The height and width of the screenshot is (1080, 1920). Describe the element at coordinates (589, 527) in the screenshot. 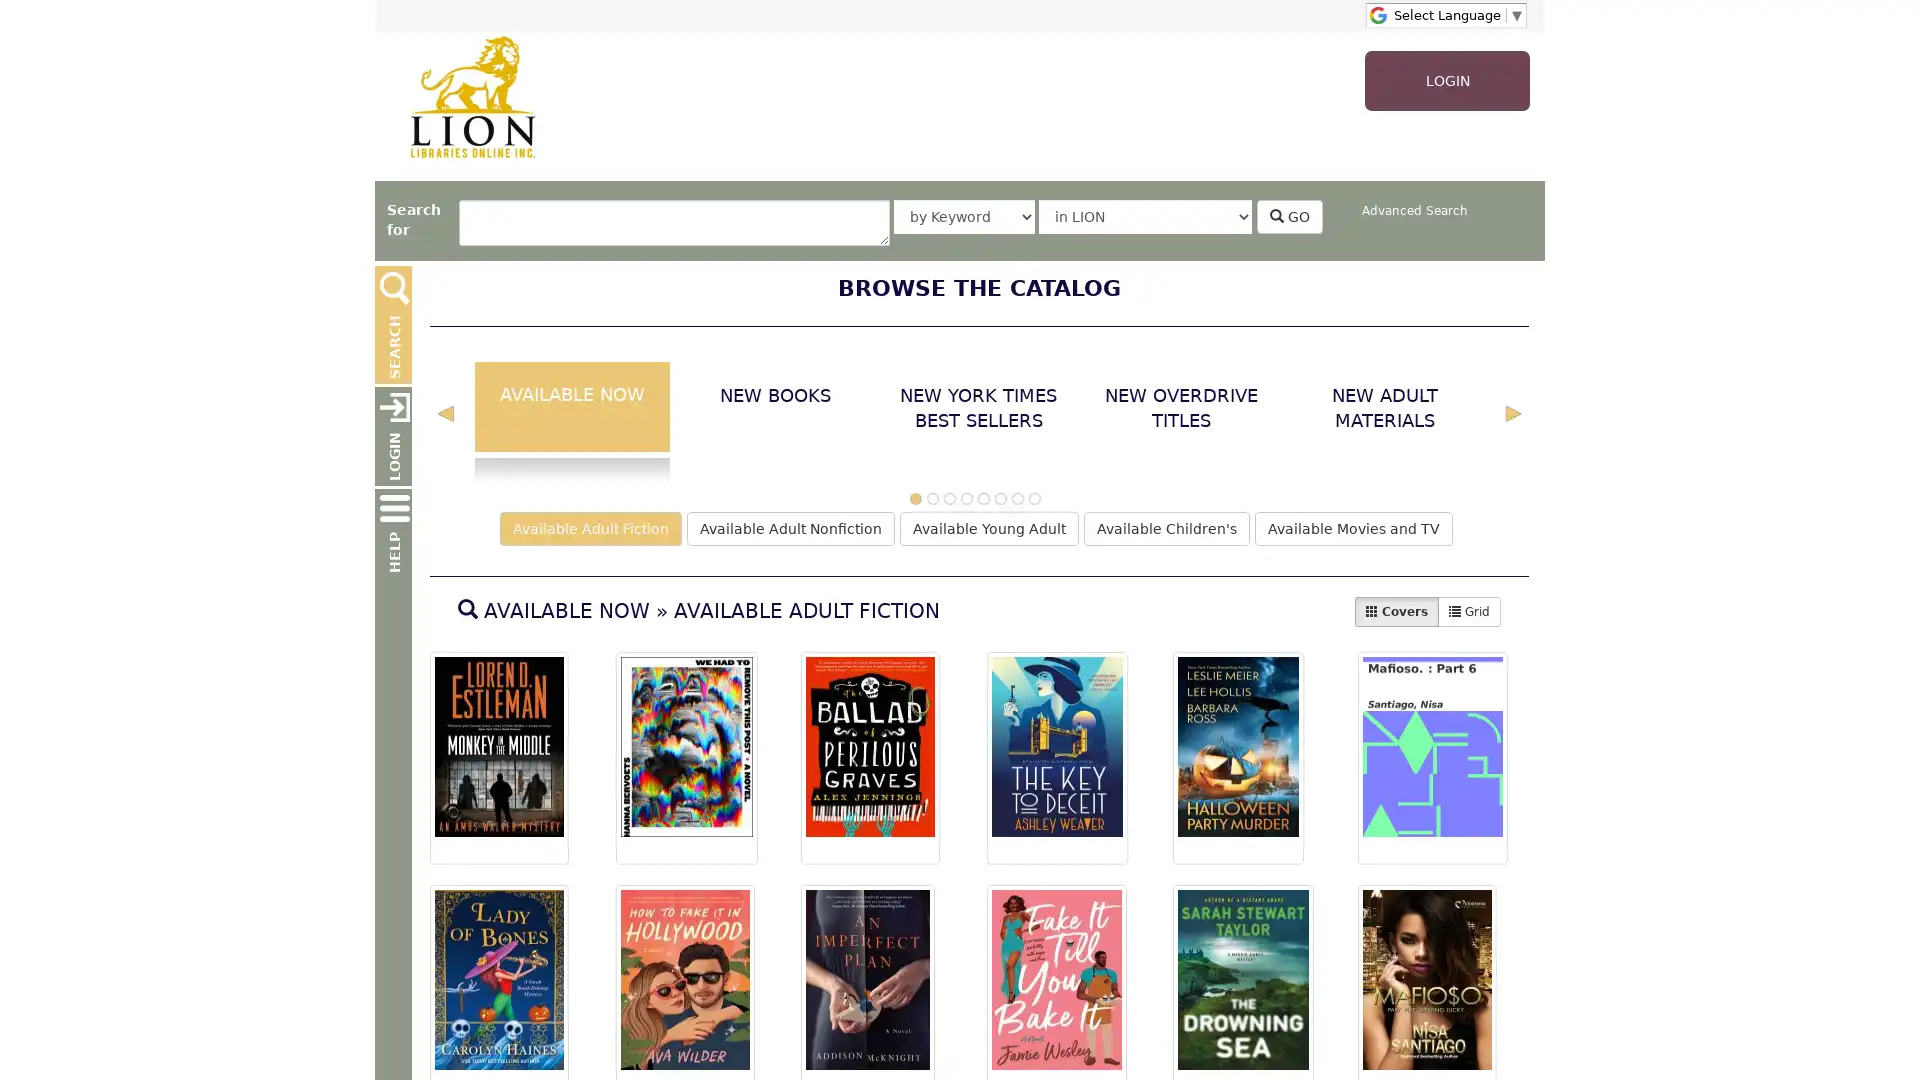

I see `Available Adult Fiction` at that location.